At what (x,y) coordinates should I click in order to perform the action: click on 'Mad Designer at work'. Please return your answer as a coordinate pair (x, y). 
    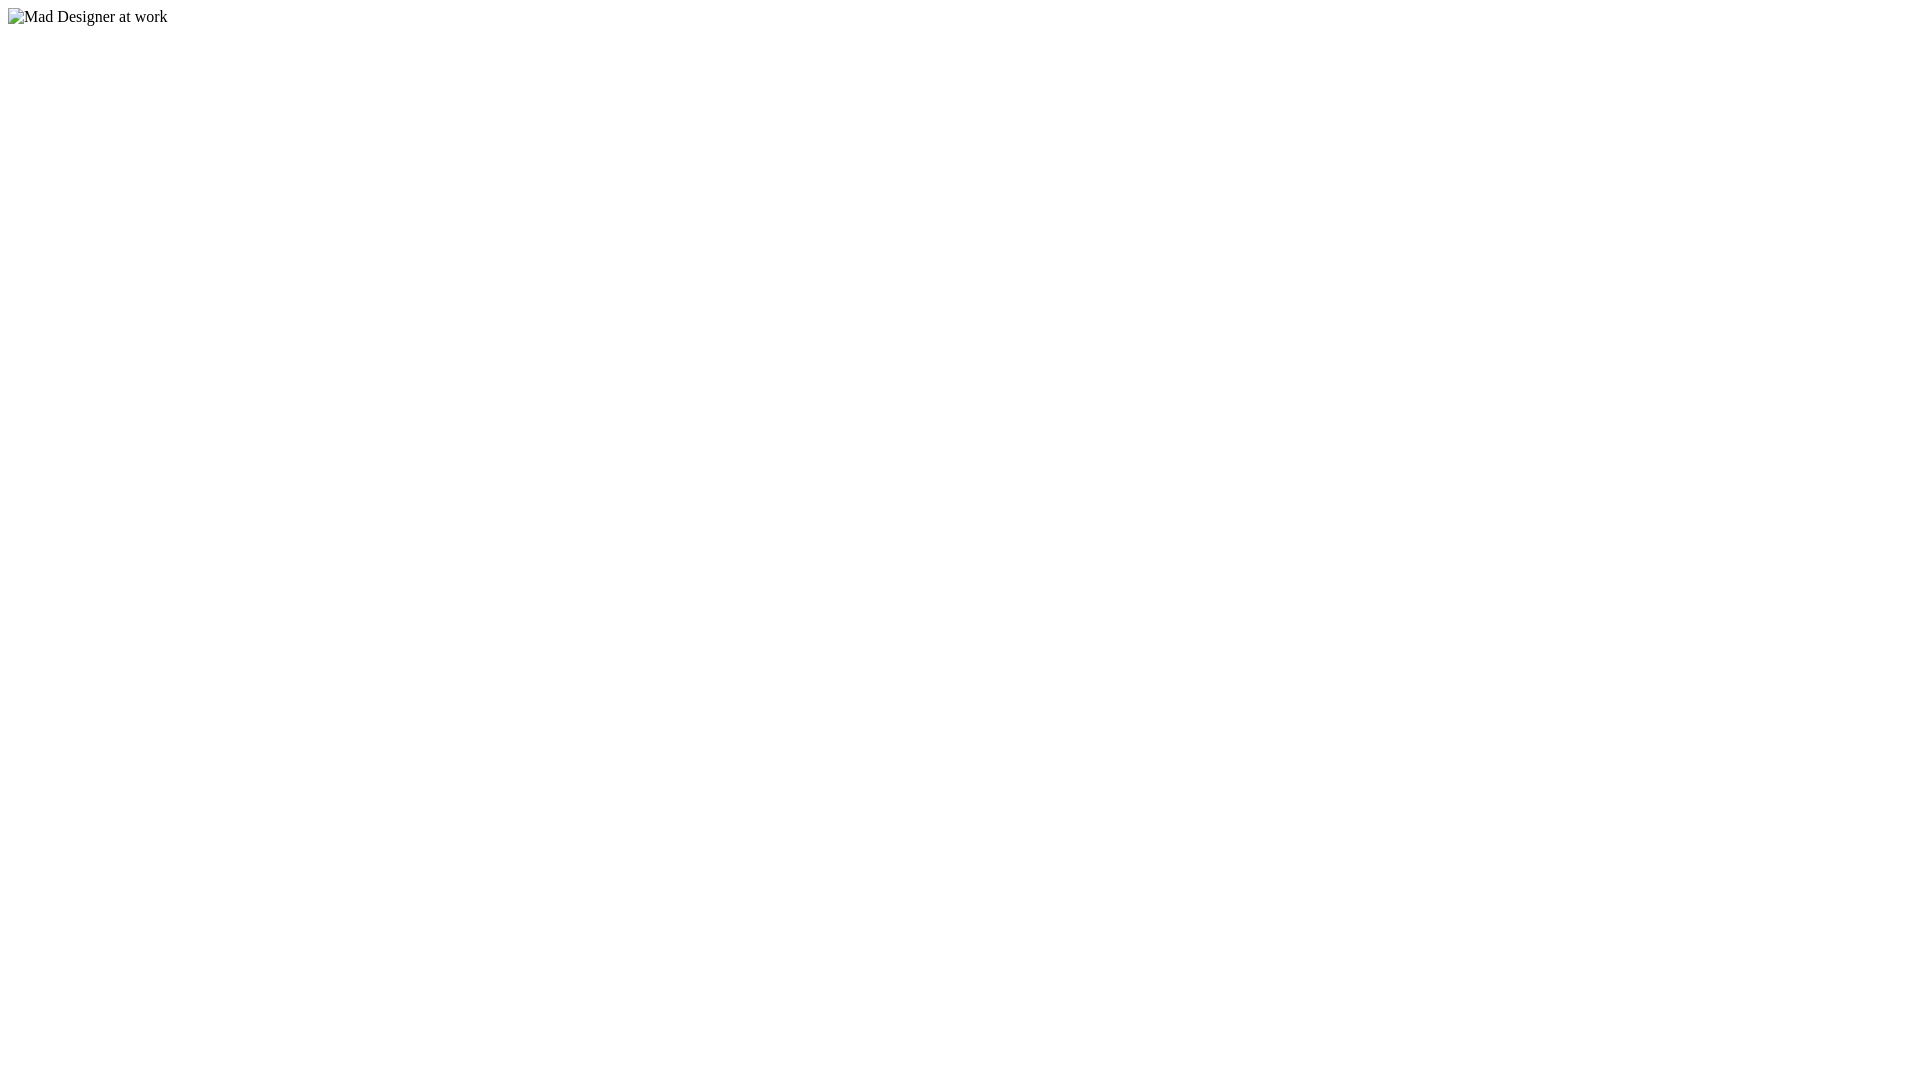
    Looking at the image, I should click on (8, 16).